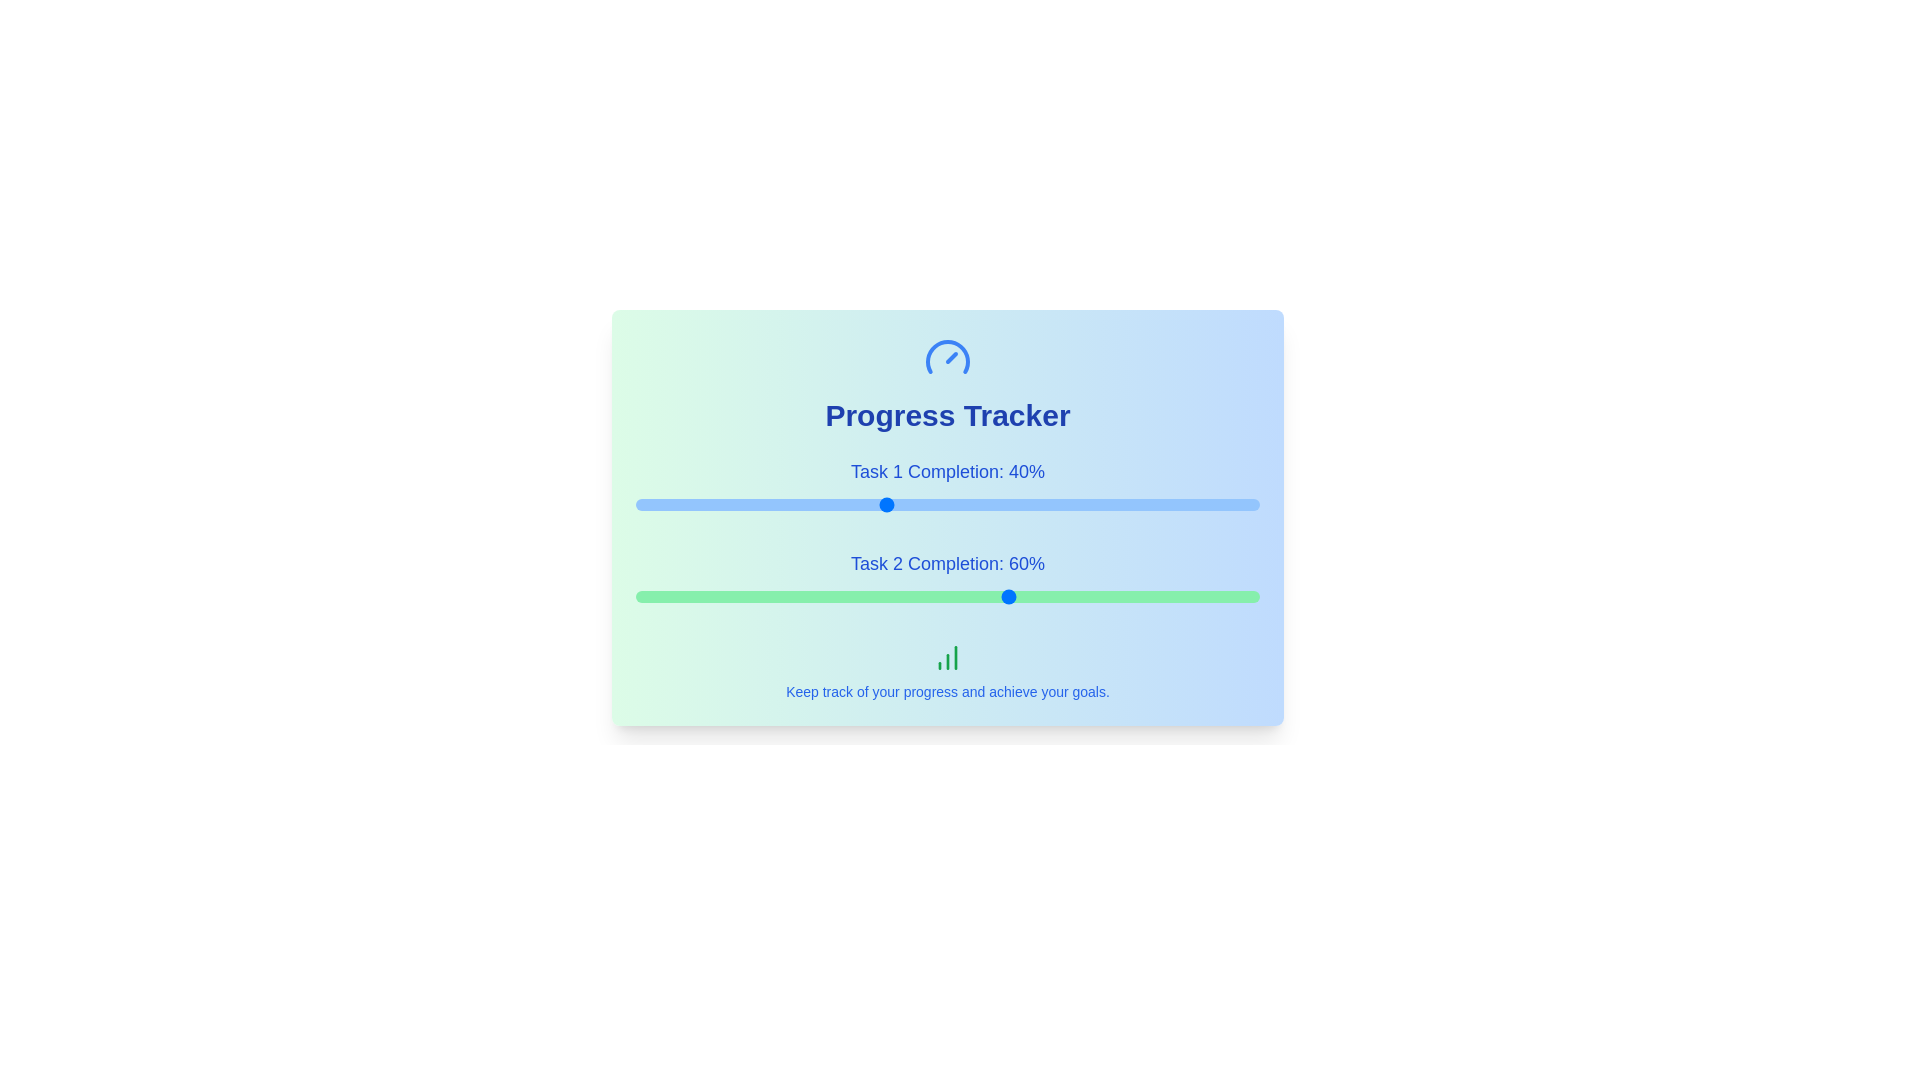  What do you see at coordinates (1115, 504) in the screenshot?
I see `the progress value` at bounding box center [1115, 504].